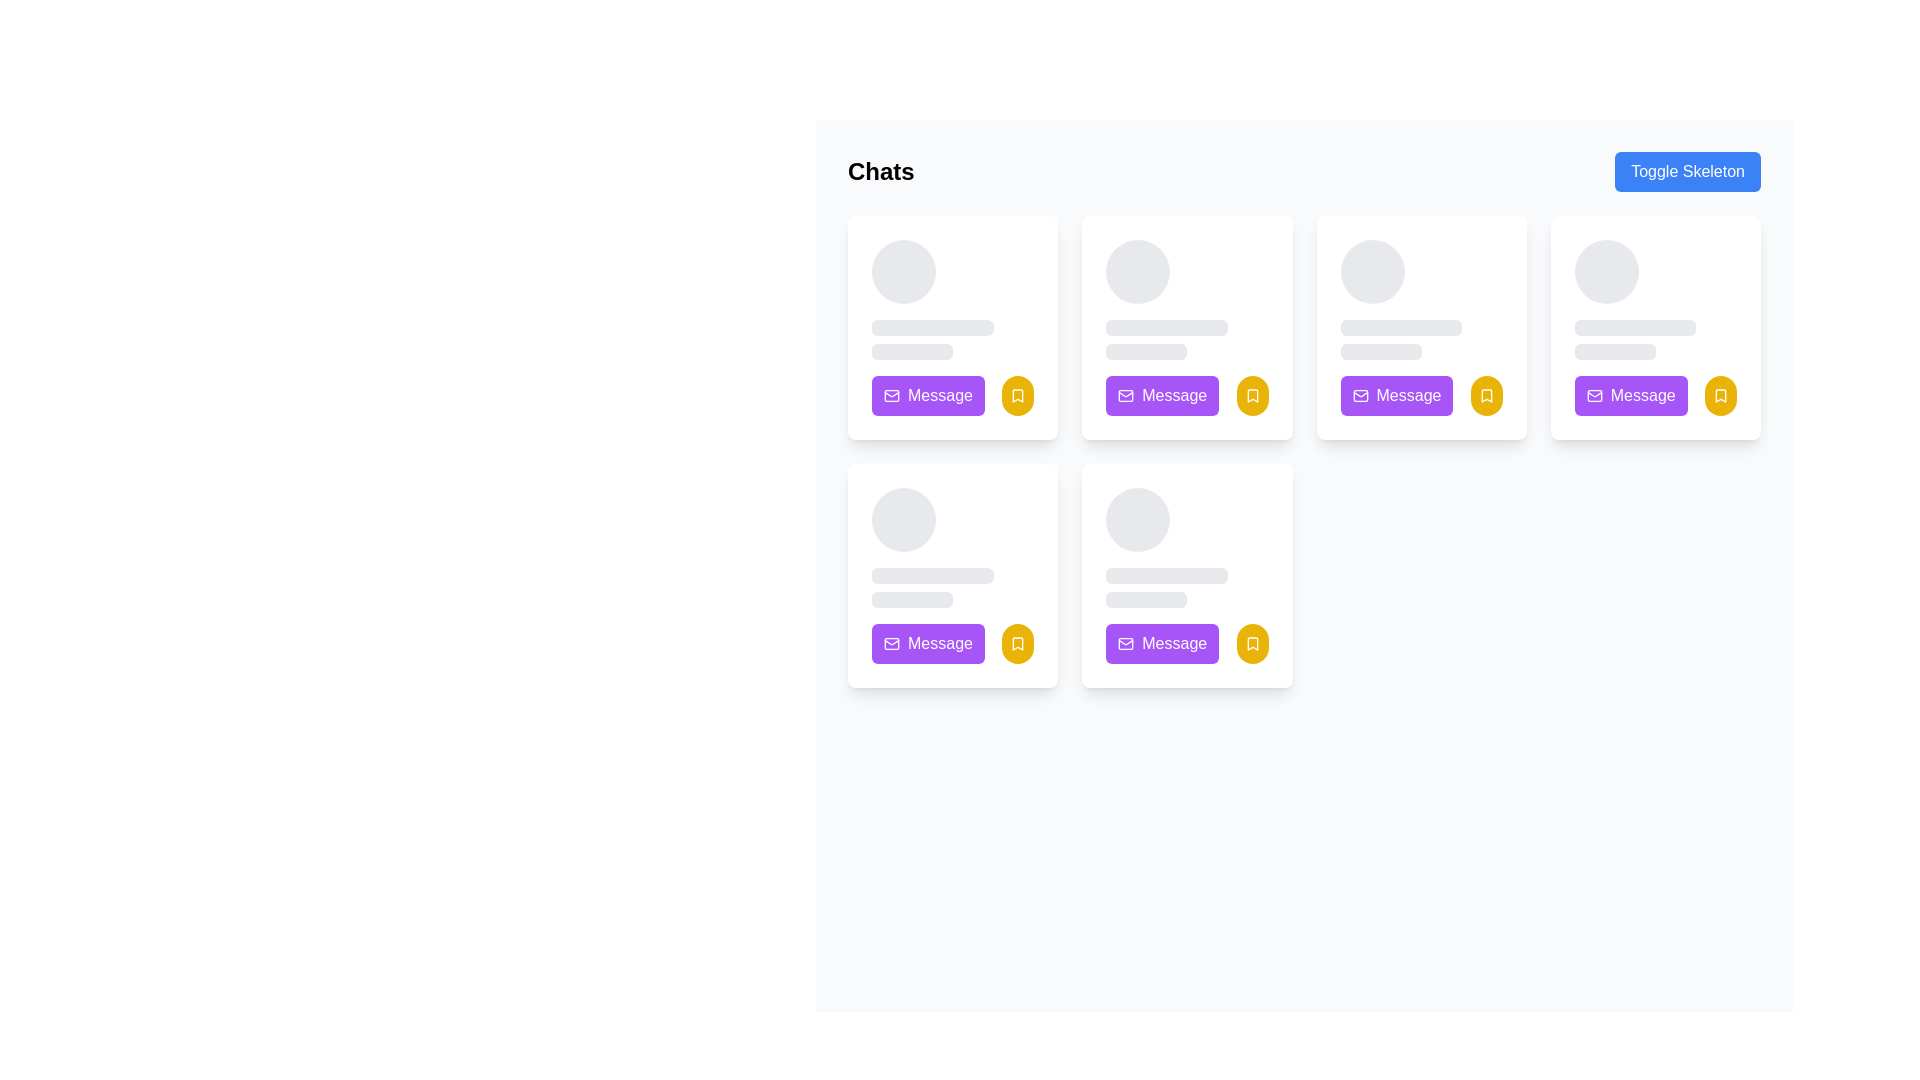 The height and width of the screenshot is (1080, 1920). I want to click on the mail icon (SVG) component located inside the 'Message' button in the first card of the grid layout, which is purple and positioned in the lower left corner of the card, so click(891, 396).